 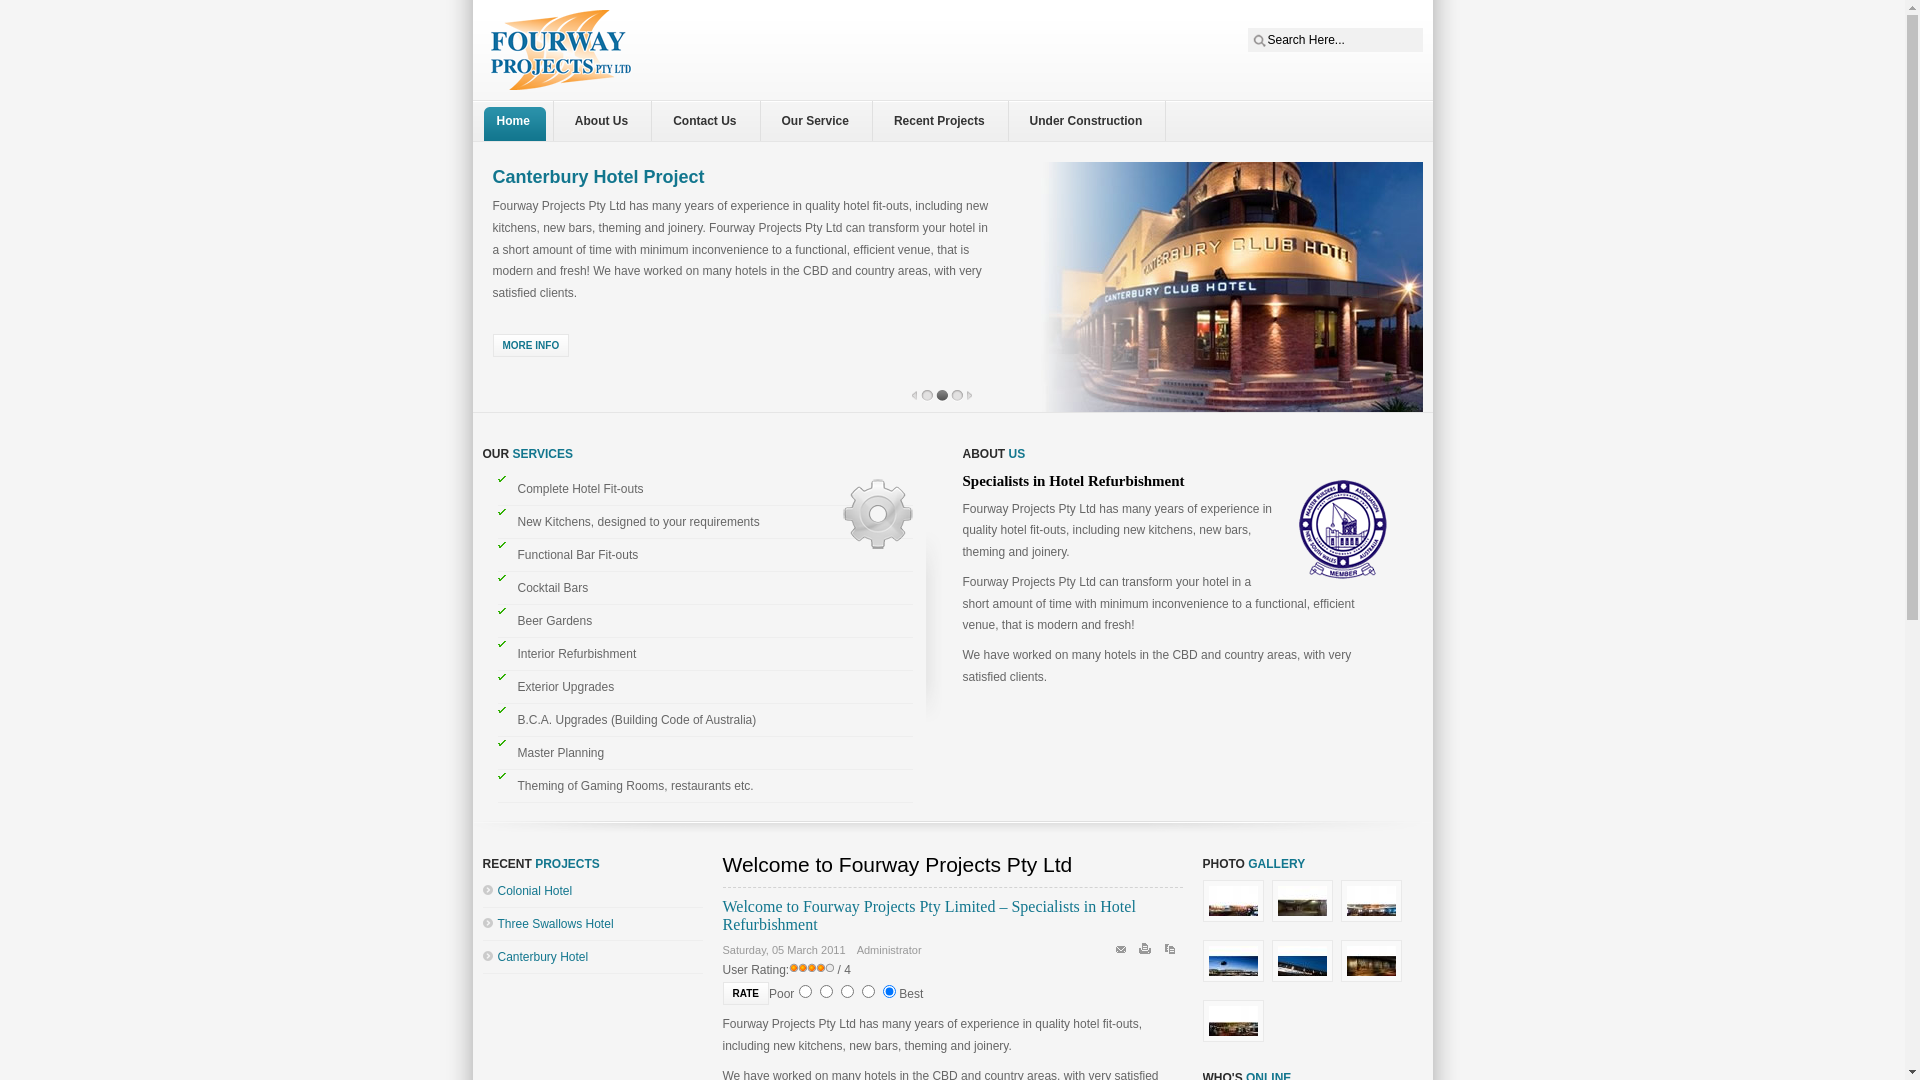 I want to click on 'About Us', so click(x=605, y=120).